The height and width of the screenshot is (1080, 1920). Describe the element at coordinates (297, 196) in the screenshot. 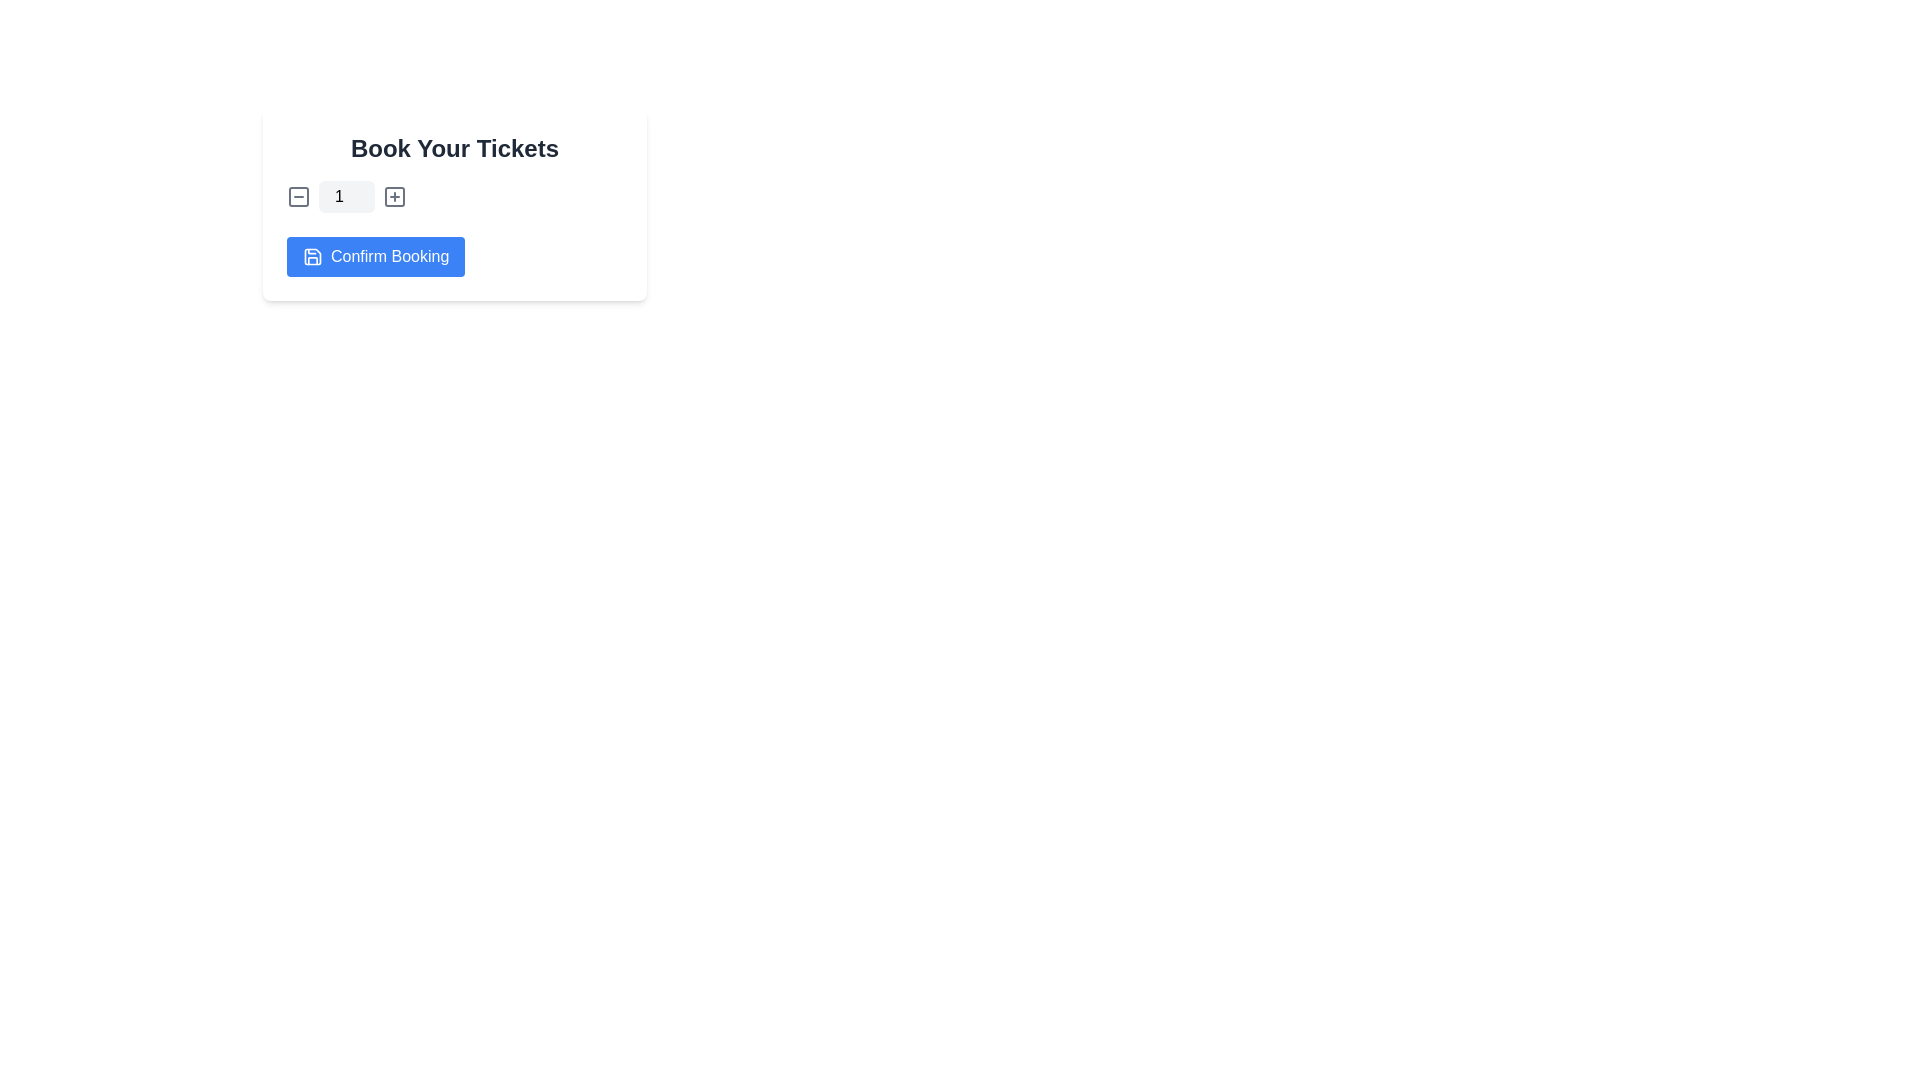

I see `the decrement button located under the 'Book Your Tickets' heading, which is the first element in the group before the numeric input box displaying '1'` at that location.